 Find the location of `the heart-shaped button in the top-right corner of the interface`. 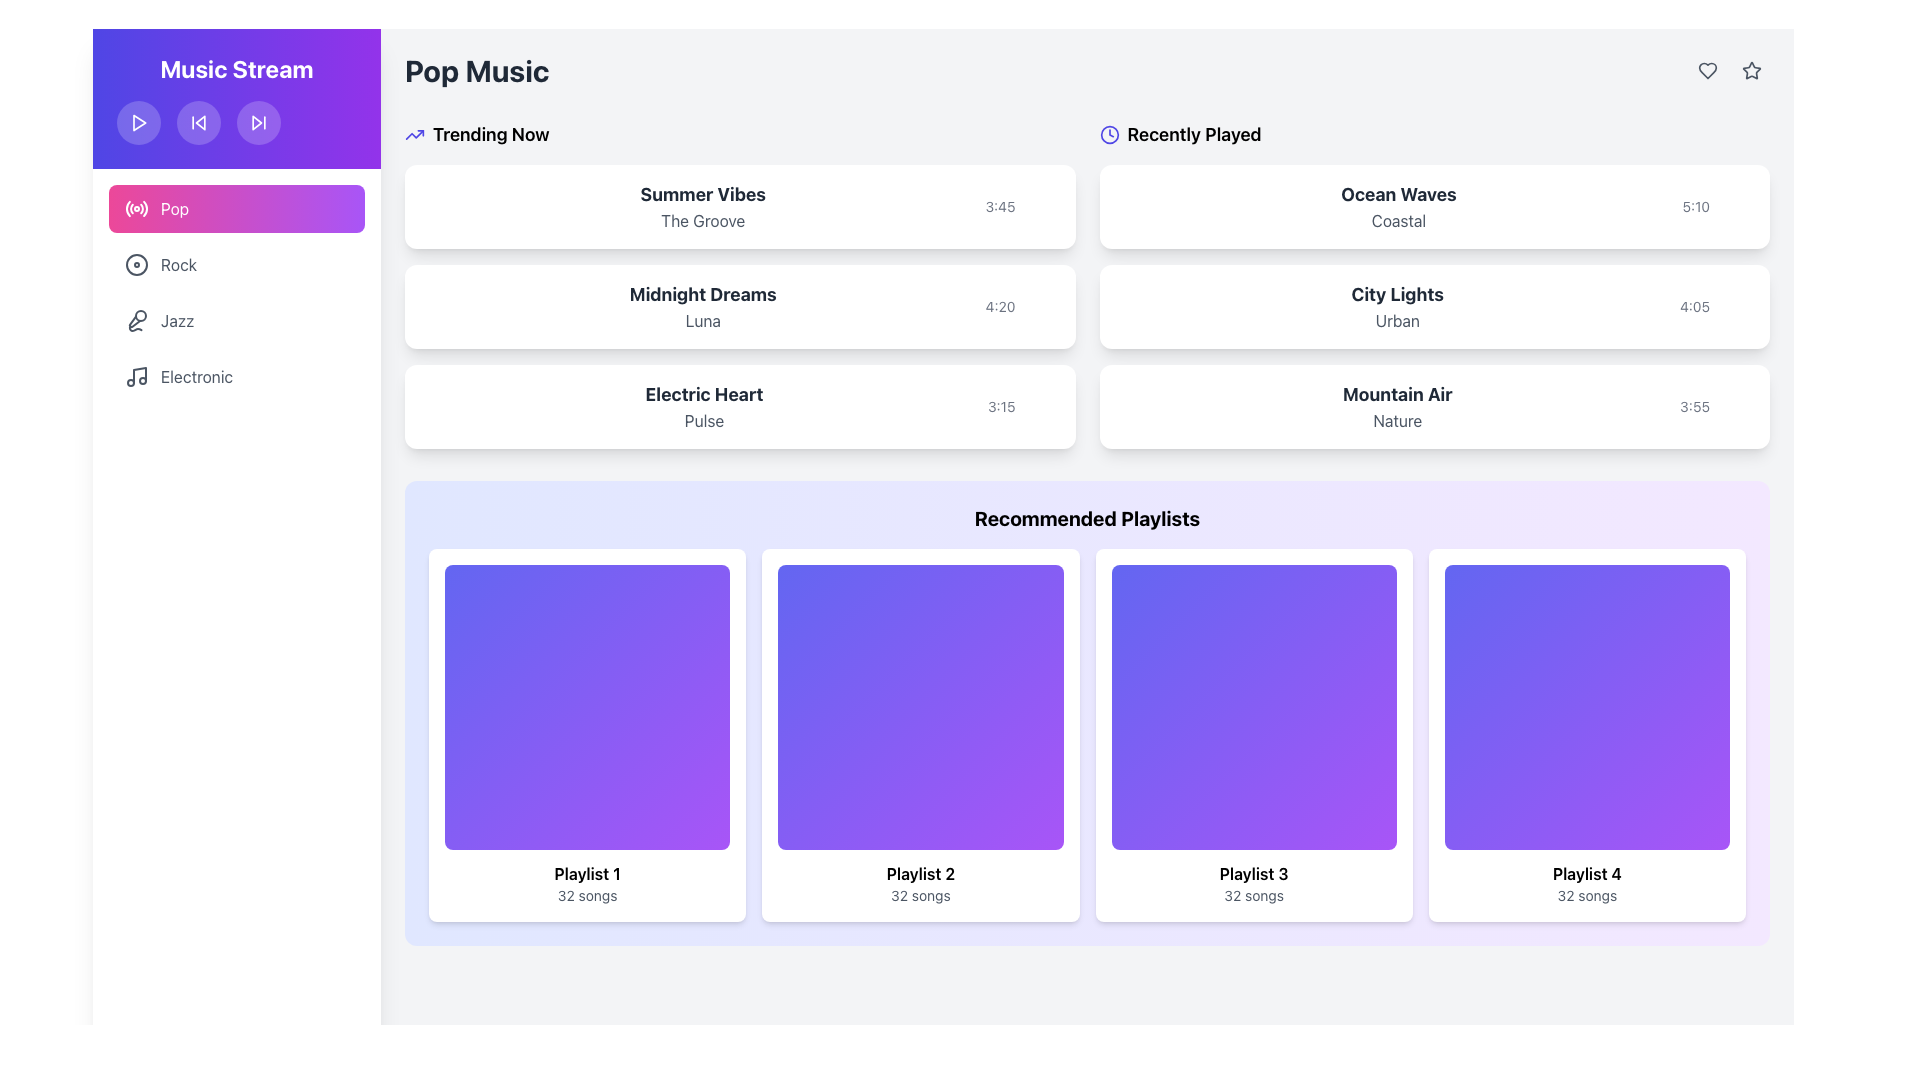

the heart-shaped button in the top-right corner of the interface is located at coordinates (1707, 69).